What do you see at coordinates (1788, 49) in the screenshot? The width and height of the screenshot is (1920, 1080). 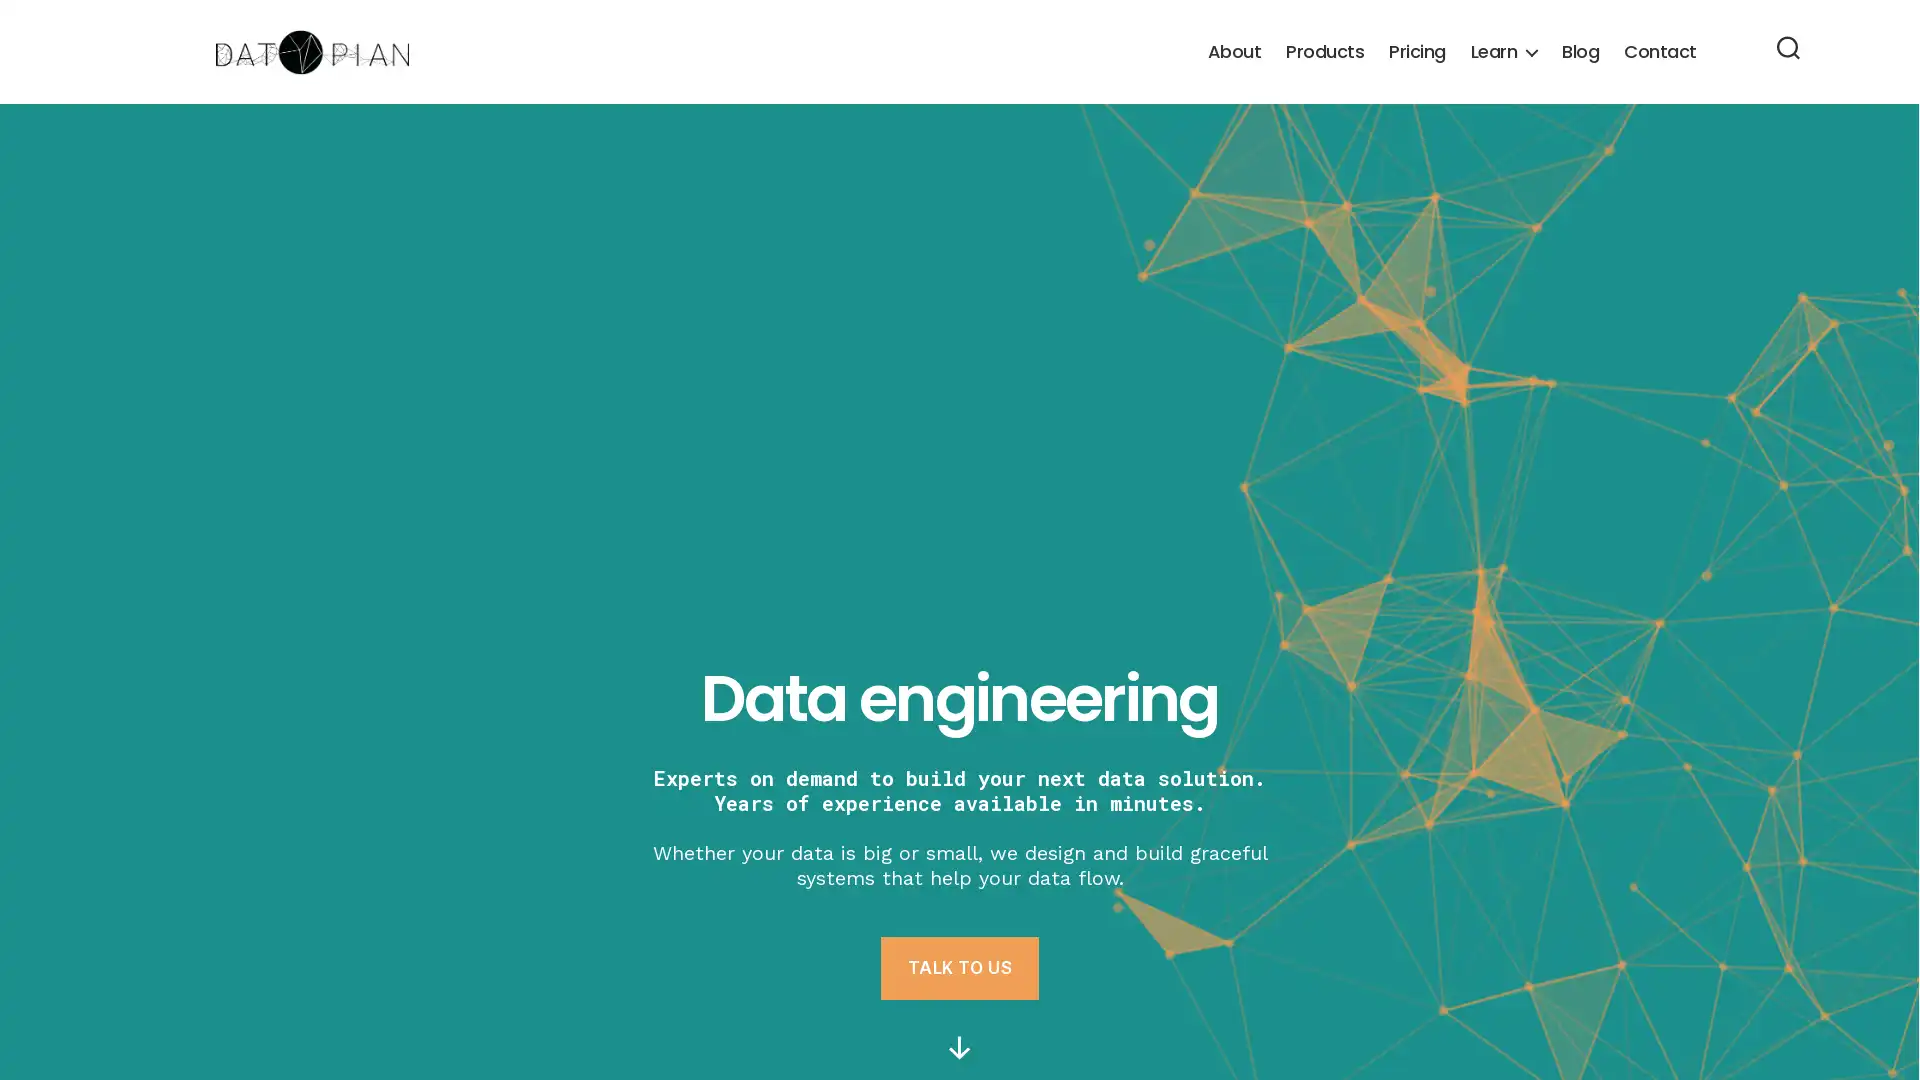 I see `Search` at bounding box center [1788, 49].